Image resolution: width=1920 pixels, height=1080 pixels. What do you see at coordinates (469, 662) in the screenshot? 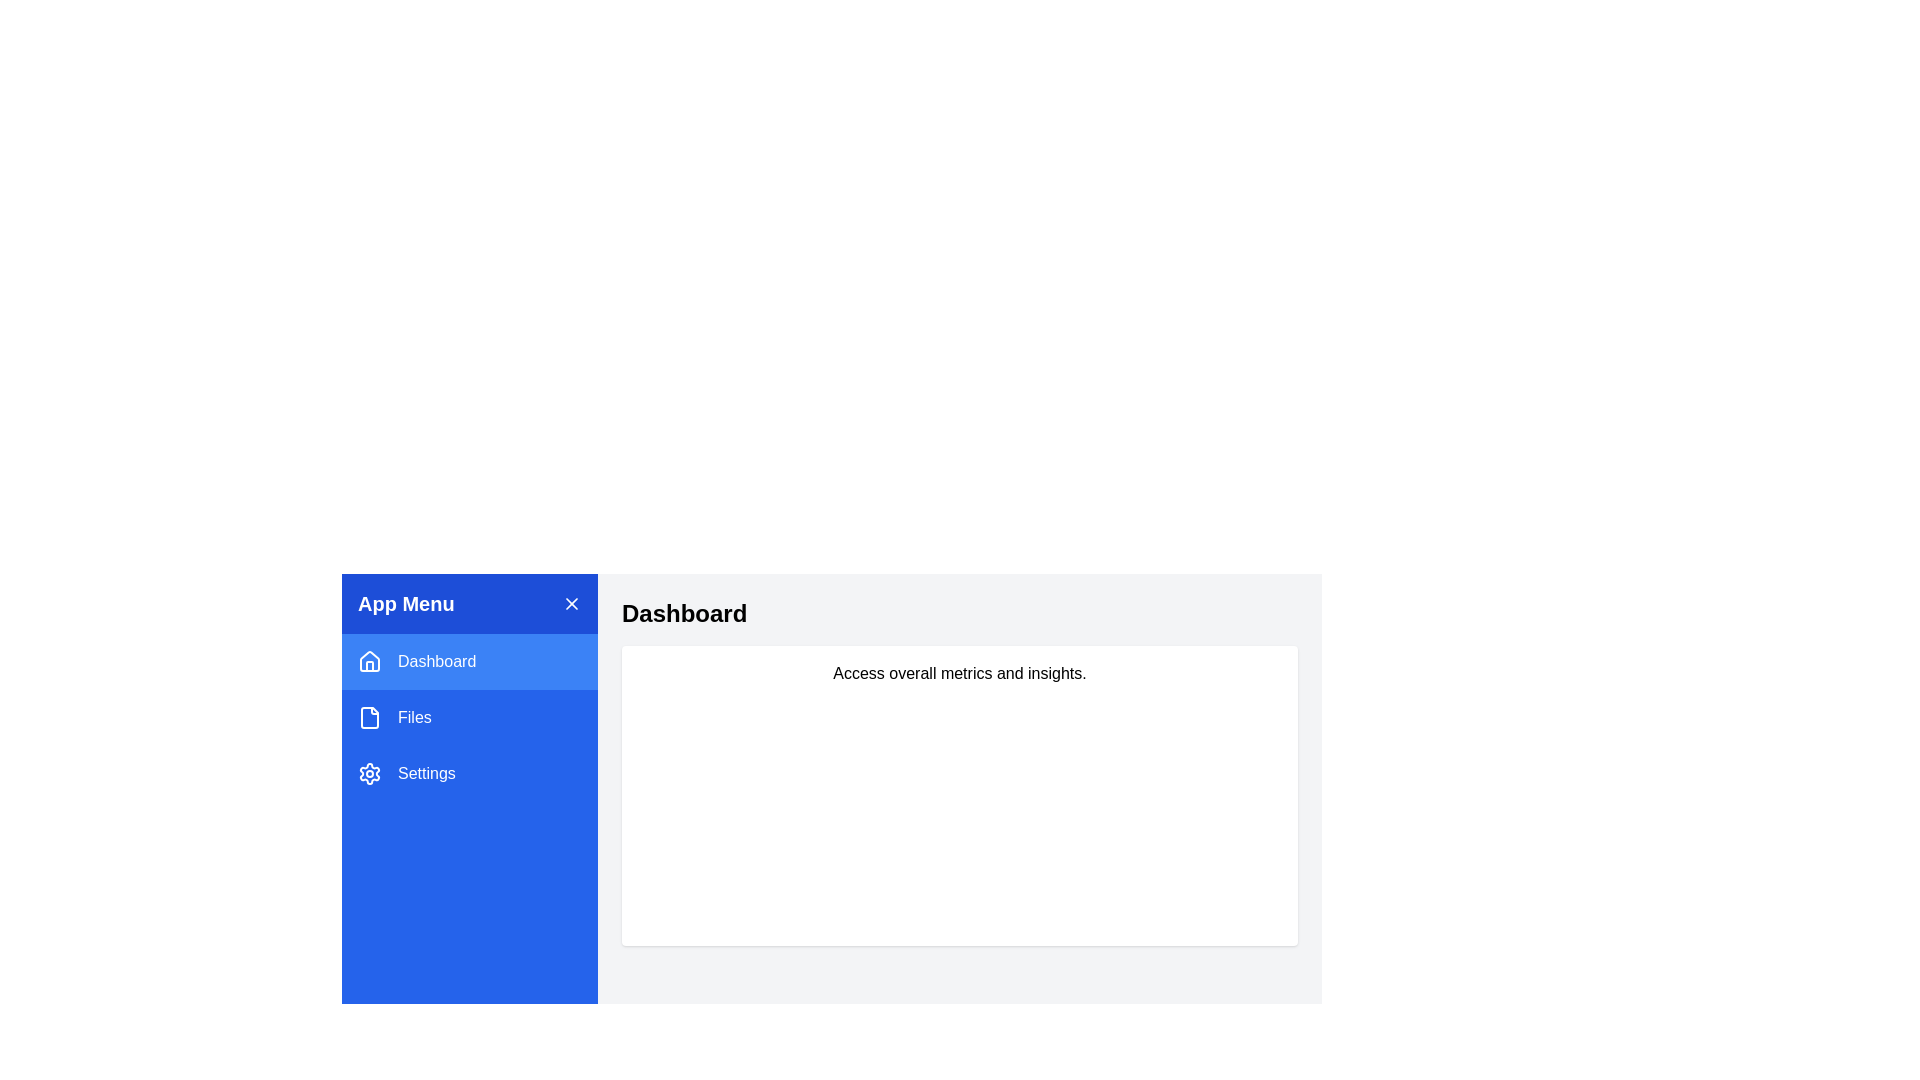
I see `the menu item Dashboard to display its content` at bounding box center [469, 662].